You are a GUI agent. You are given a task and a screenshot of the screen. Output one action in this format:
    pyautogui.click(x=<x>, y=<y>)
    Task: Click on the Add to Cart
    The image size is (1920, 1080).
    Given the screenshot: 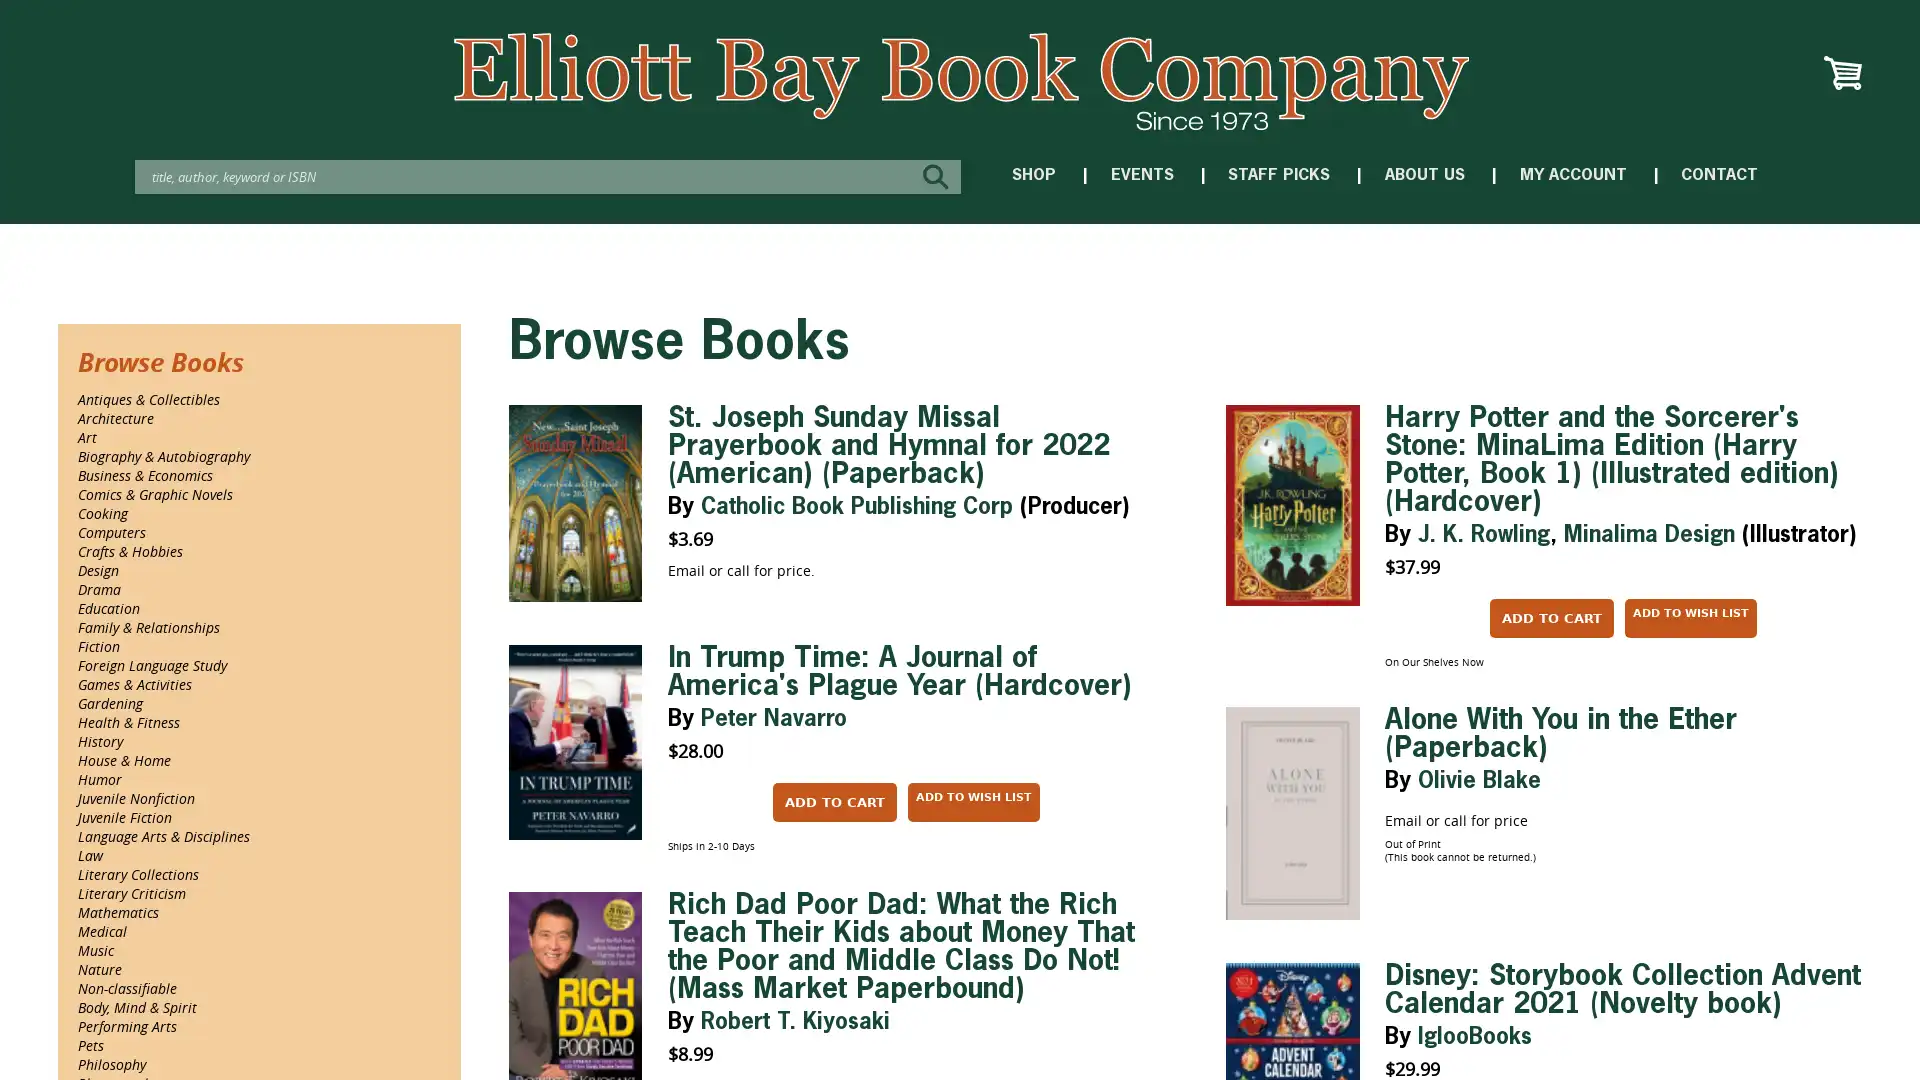 What is the action you would take?
    pyautogui.click(x=834, y=801)
    